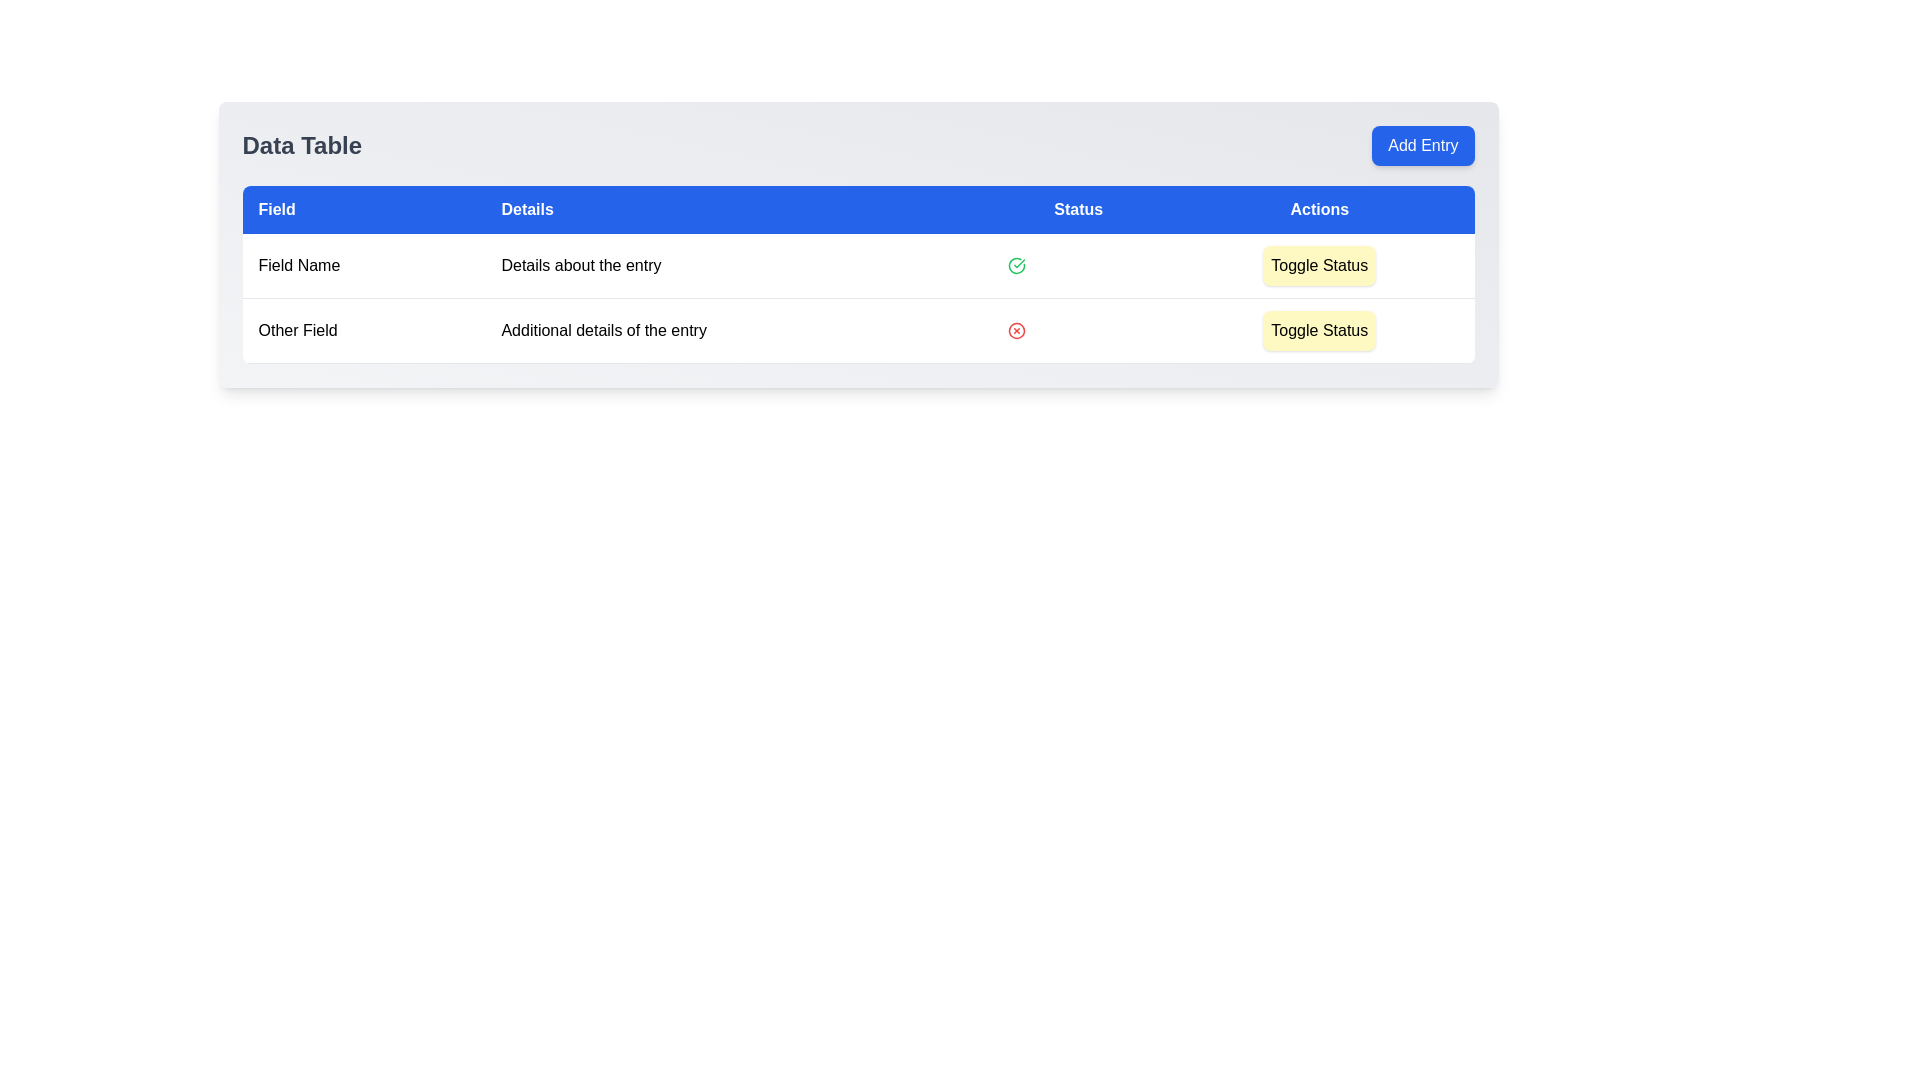 The image size is (1920, 1080). Describe the element at coordinates (1017, 265) in the screenshot. I see `the green circle icon with a checkmark inside, located in the 'Status' column of the first data row labeled 'Field Name', to understand the status` at that location.